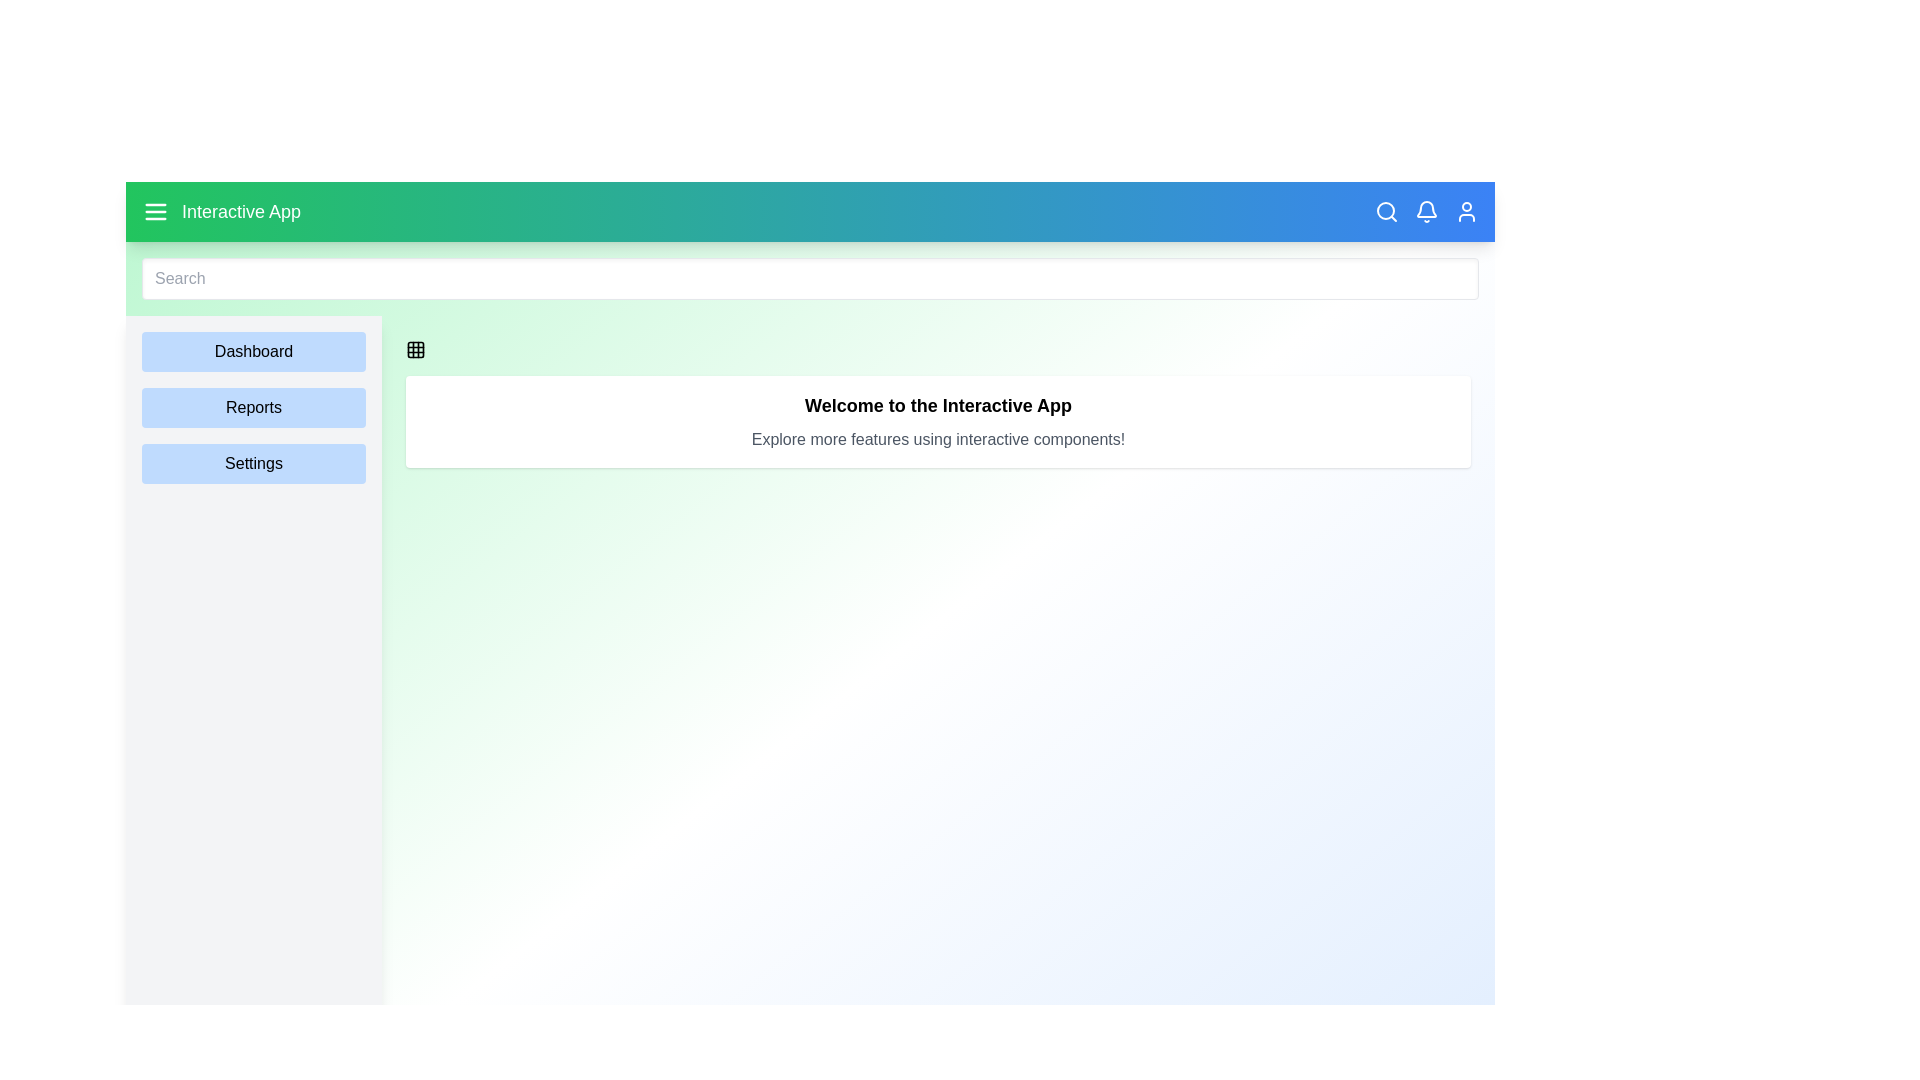  What do you see at coordinates (1386, 212) in the screenshot?
I see `the search icon in the navigation bar to toggle the search bar visibility` at bounding box center [1386, 212].